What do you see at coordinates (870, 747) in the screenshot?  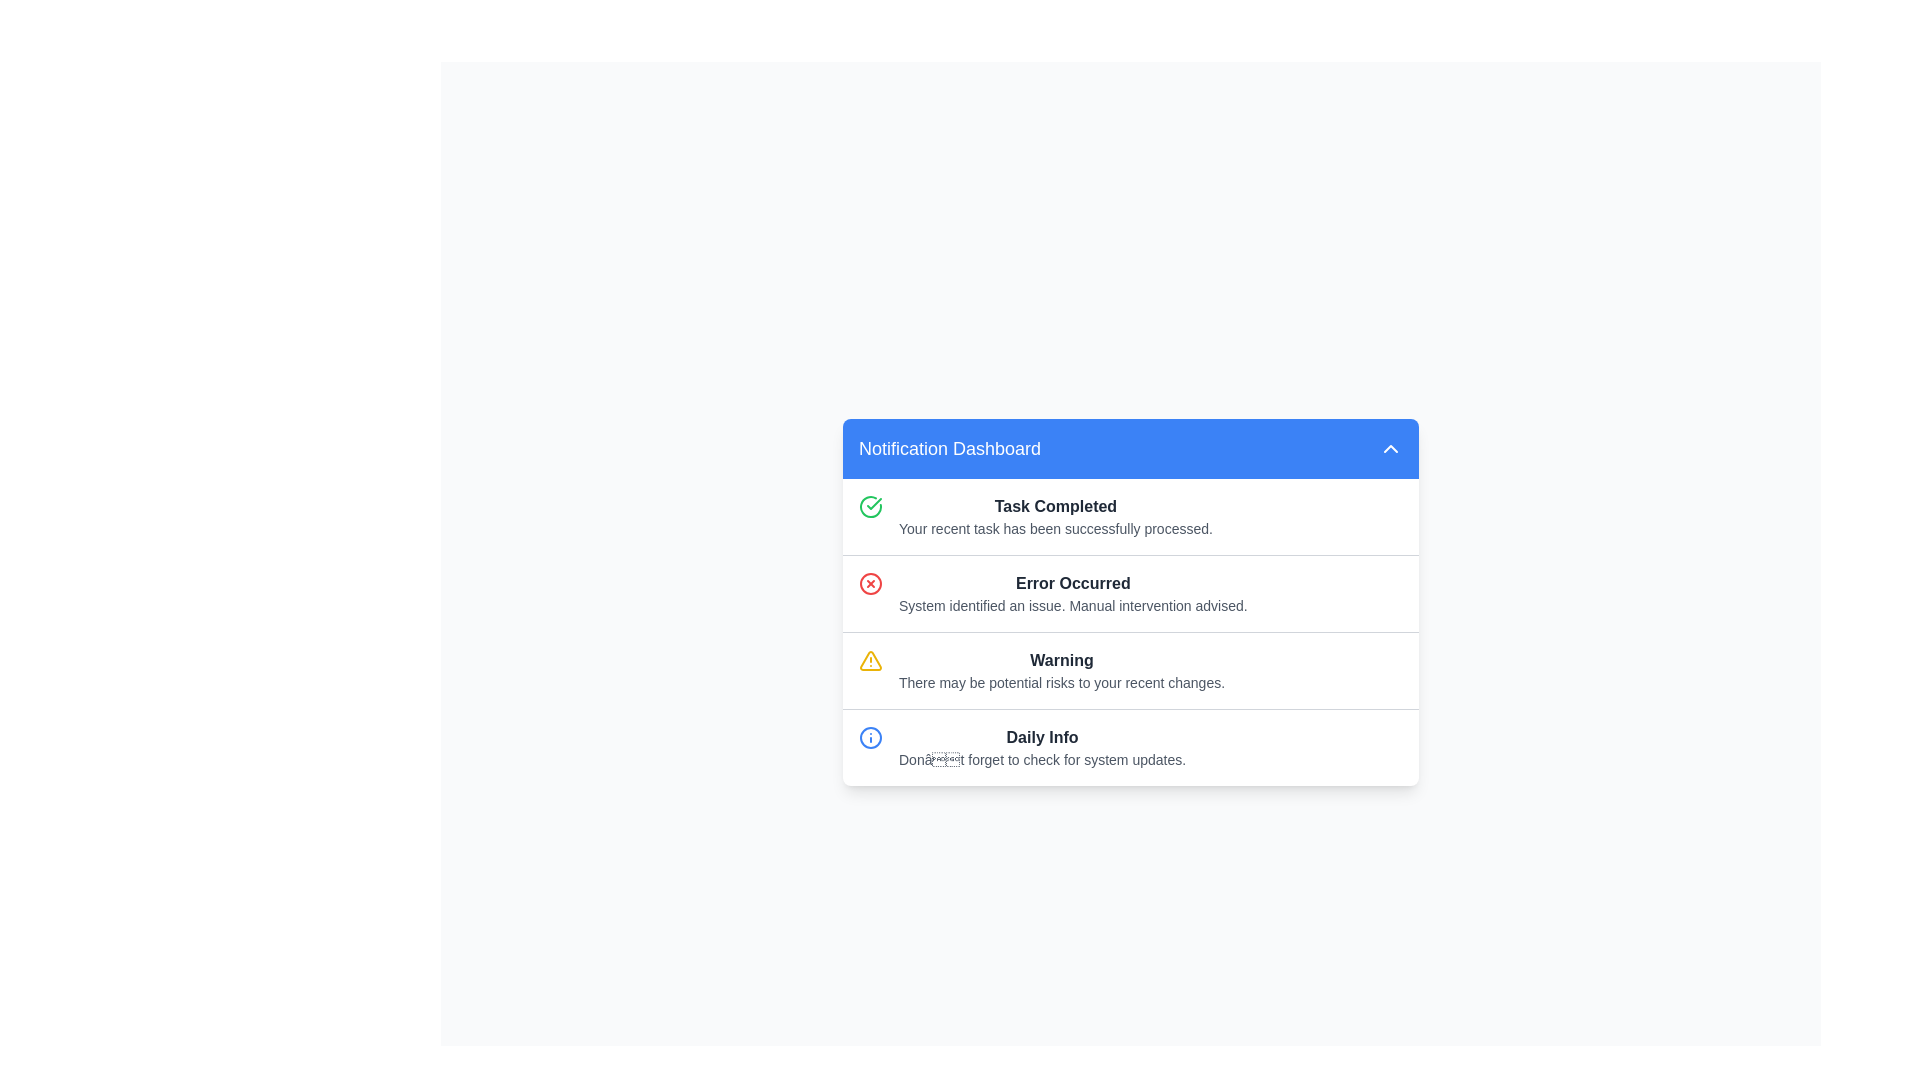 I see `the circular blue outlined information icon with an 'i' symbol, located to the left of the 'Daily Info' text in the information row at the bottom of the panel` at bounding box center [870, 747].